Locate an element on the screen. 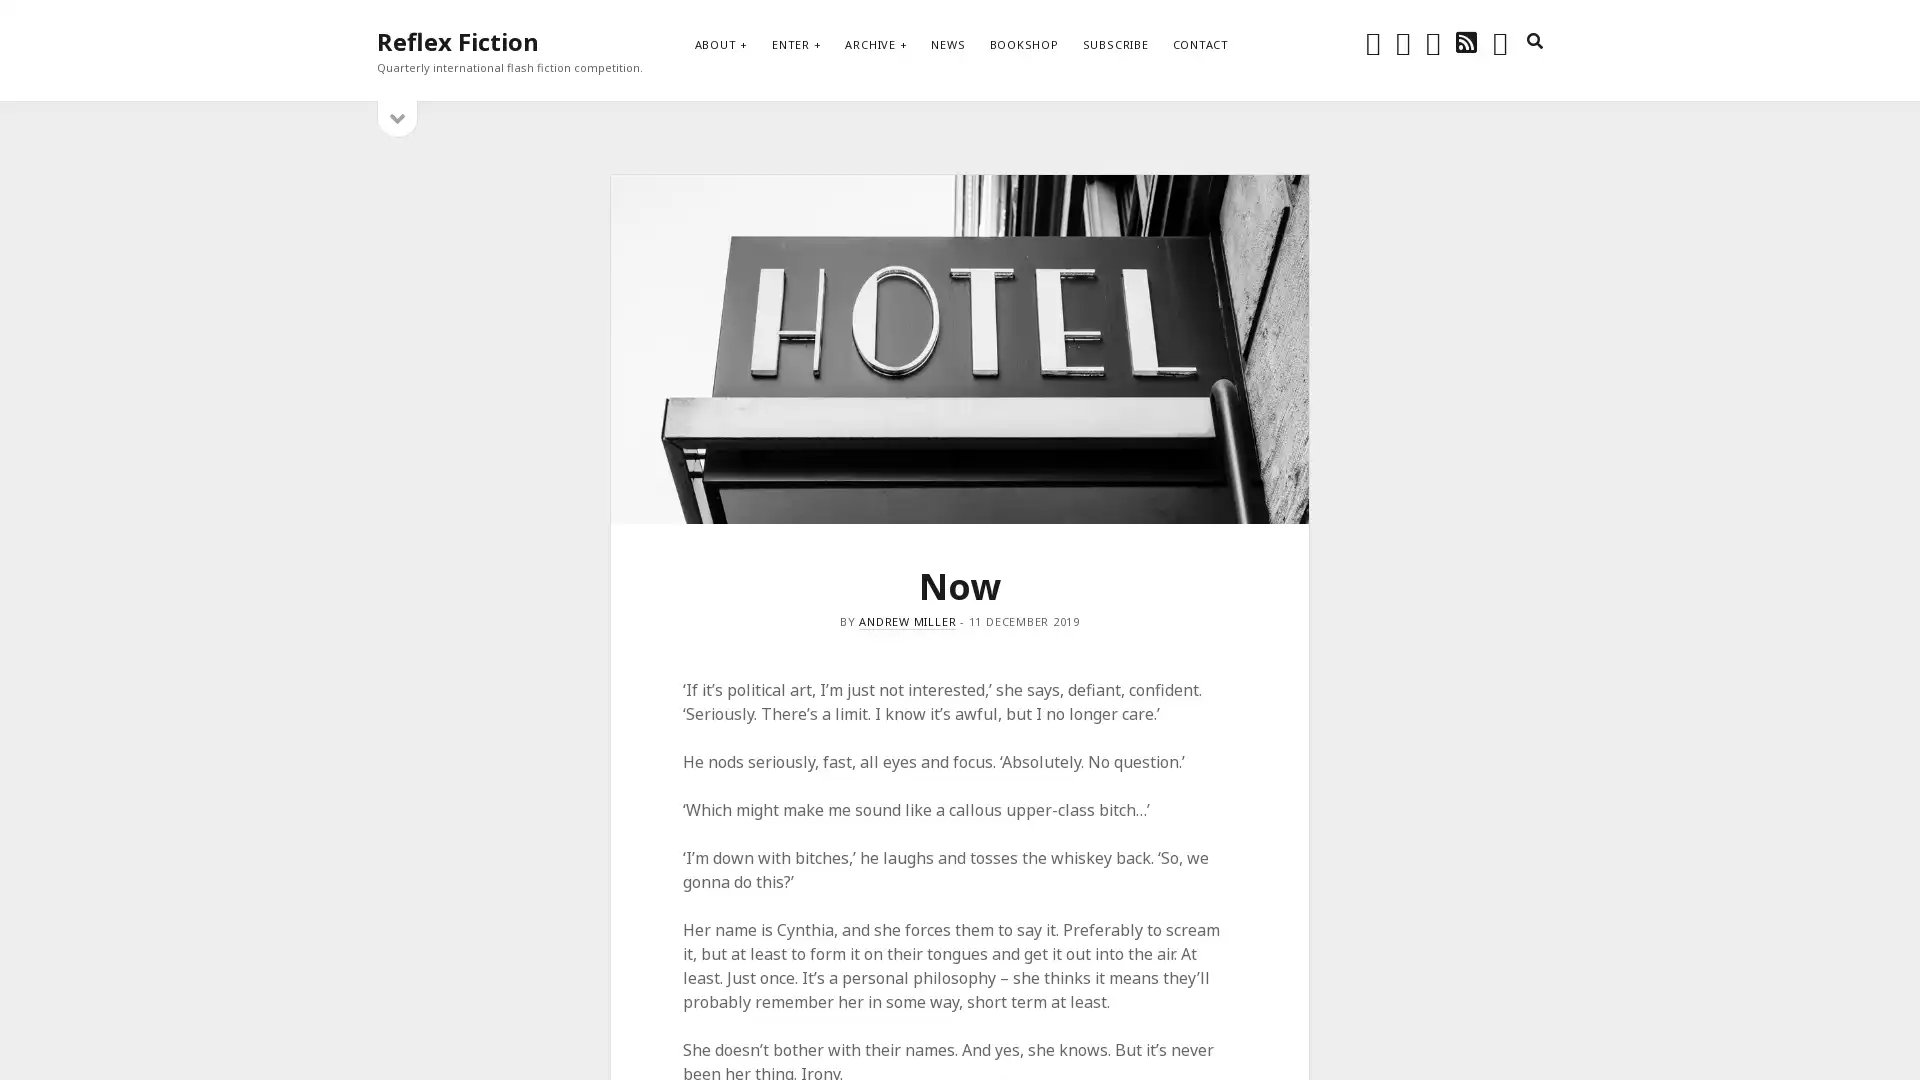  open sidebar is located at coordinates (396, 119).